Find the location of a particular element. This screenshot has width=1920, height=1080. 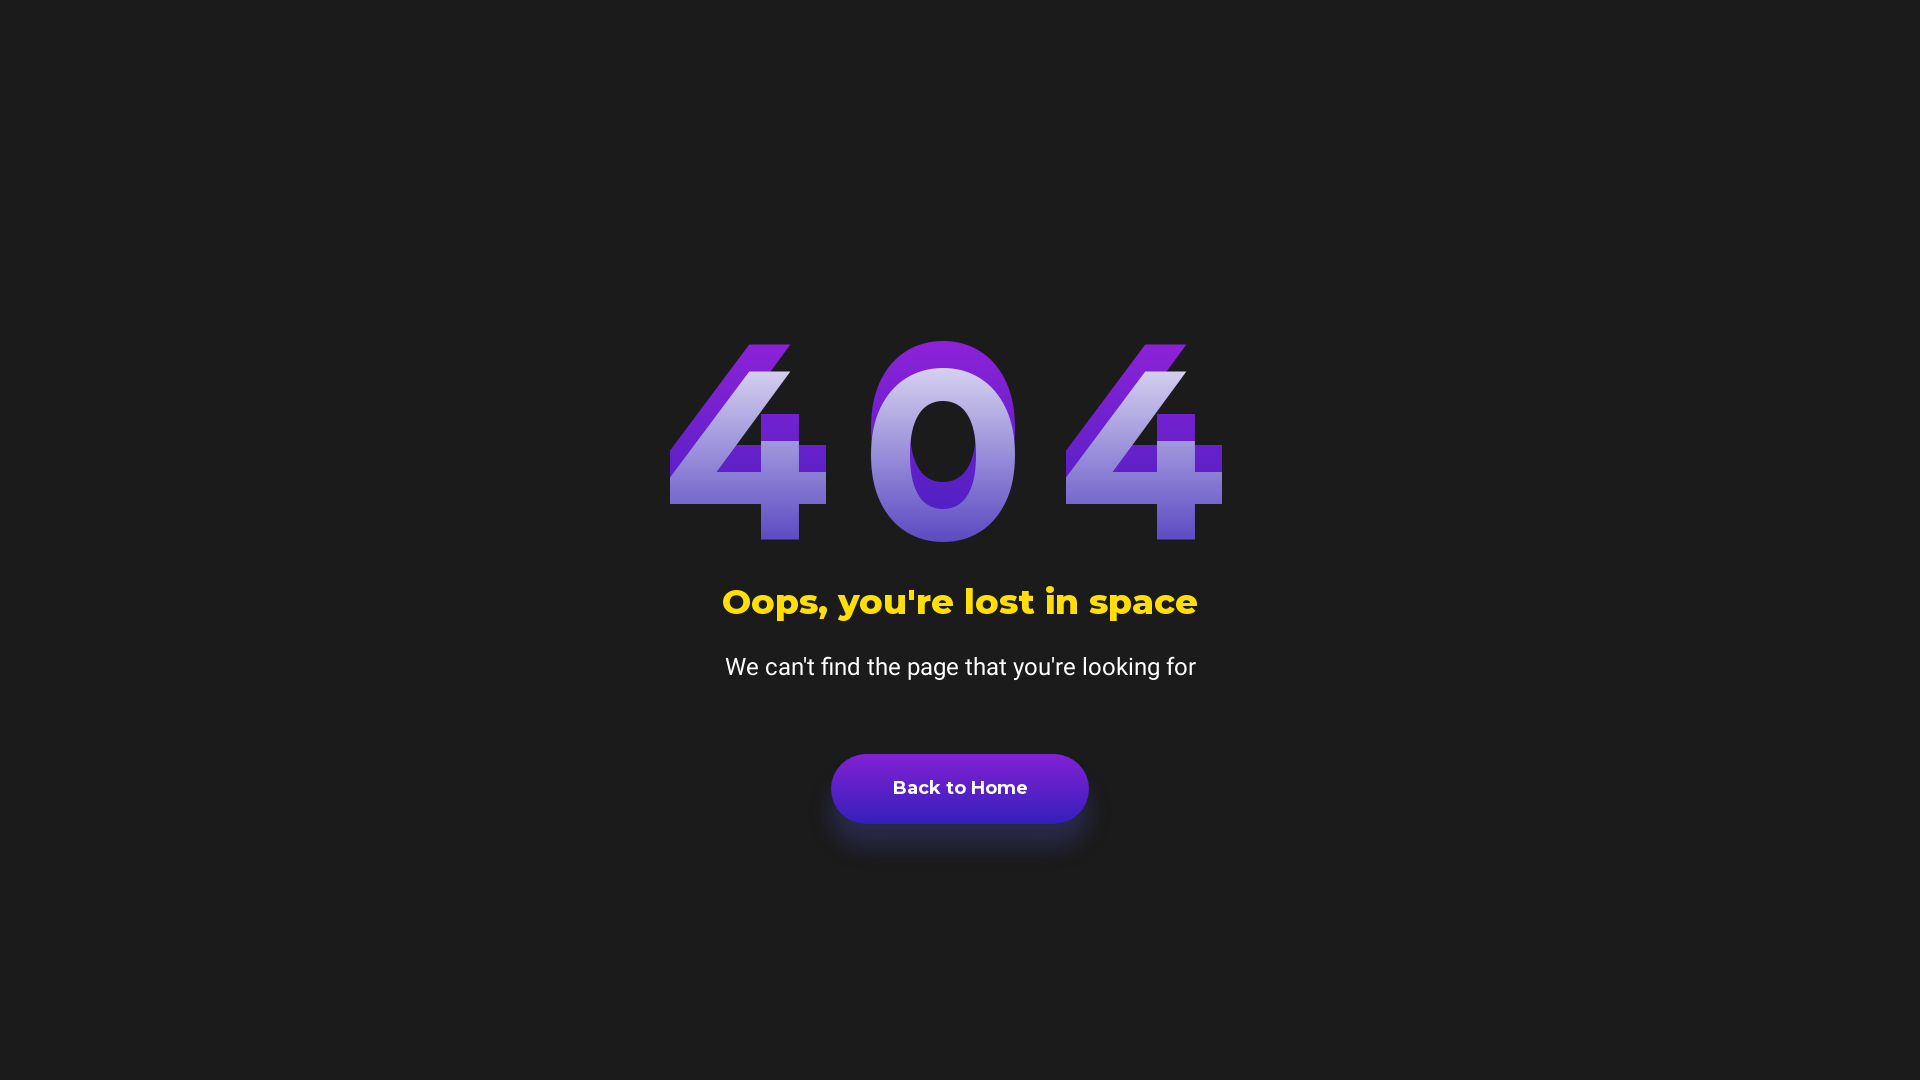

'Back to Home' is located at coordinates (960, 788).